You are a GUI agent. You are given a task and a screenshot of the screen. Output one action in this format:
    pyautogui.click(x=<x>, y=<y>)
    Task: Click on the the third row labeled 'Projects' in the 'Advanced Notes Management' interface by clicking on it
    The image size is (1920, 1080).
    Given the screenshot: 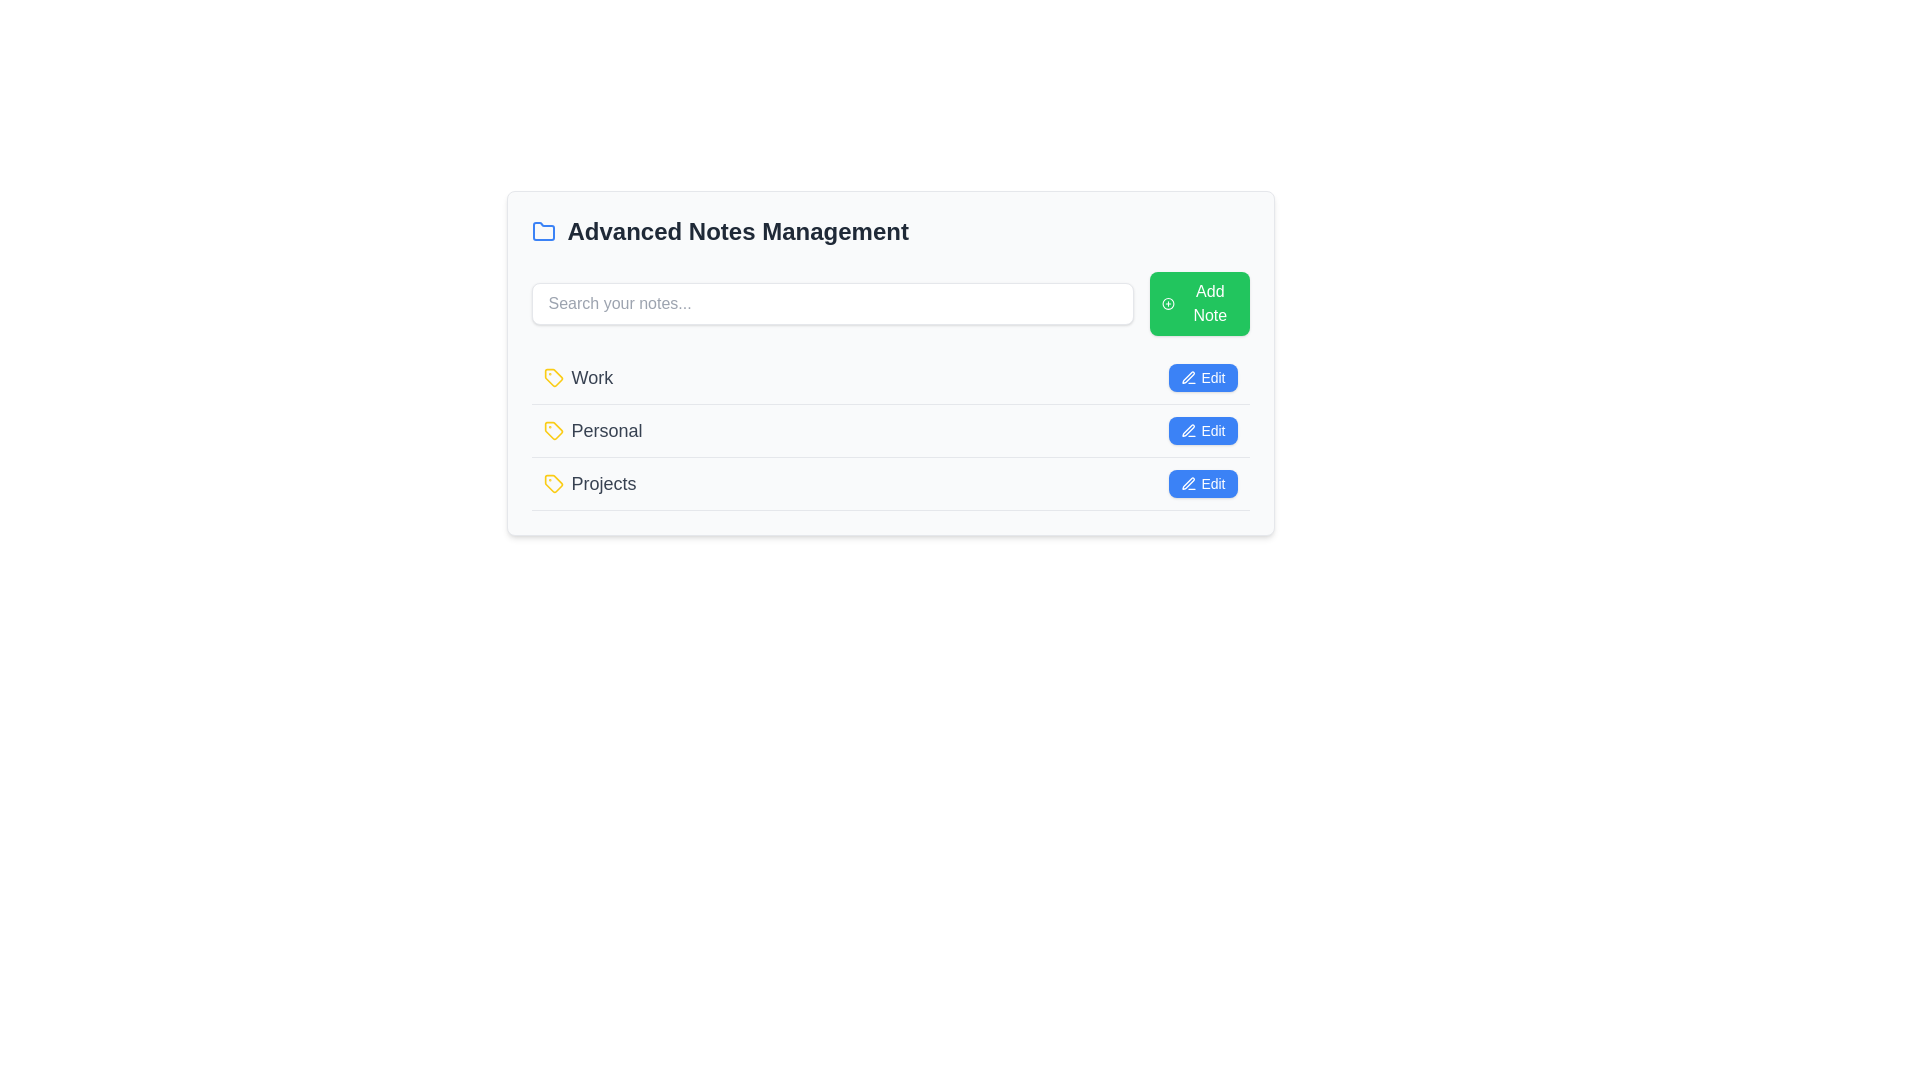 What is the action you would take?
    pyautogui.click(x=889, y=484)
    